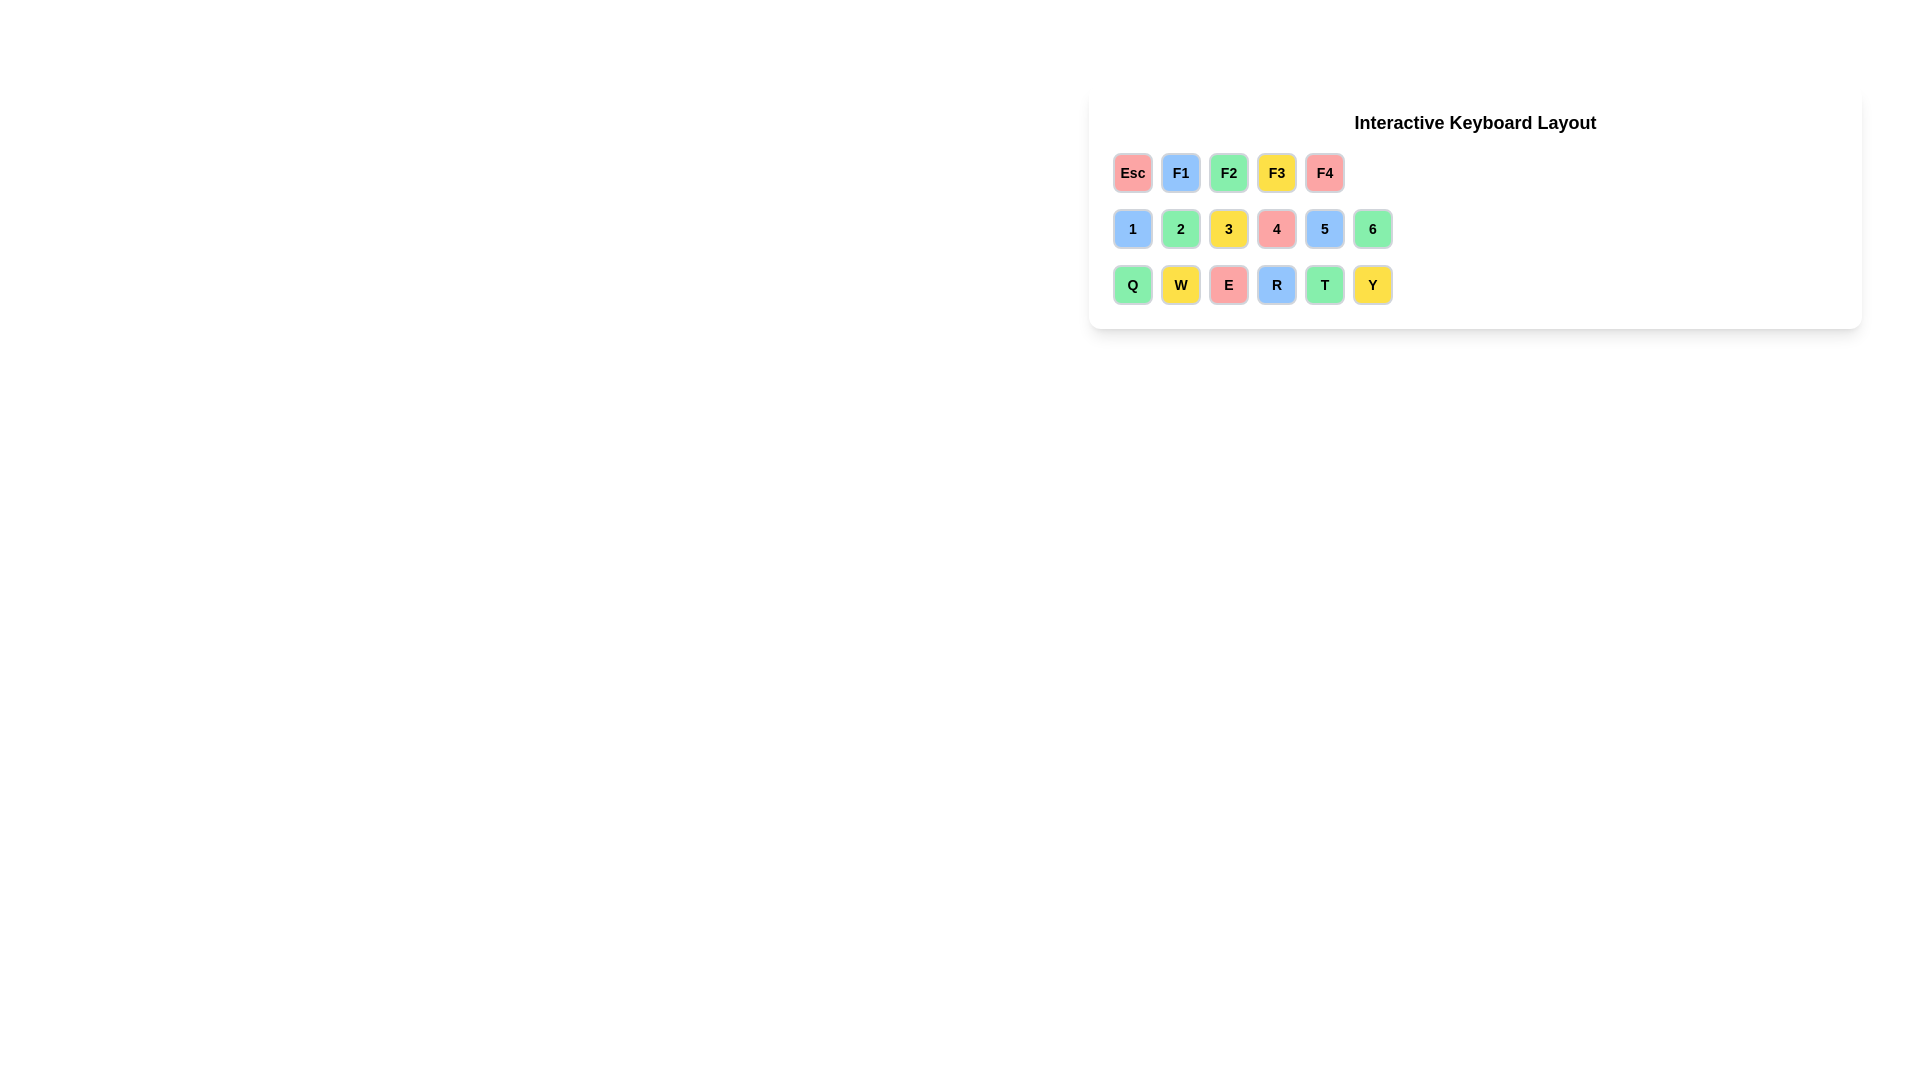 This screenshot has height=1080, width=1920. I want to click on the square button with a blue background and white border, displaying the number '5' in bold black font, so click(1324, 227).